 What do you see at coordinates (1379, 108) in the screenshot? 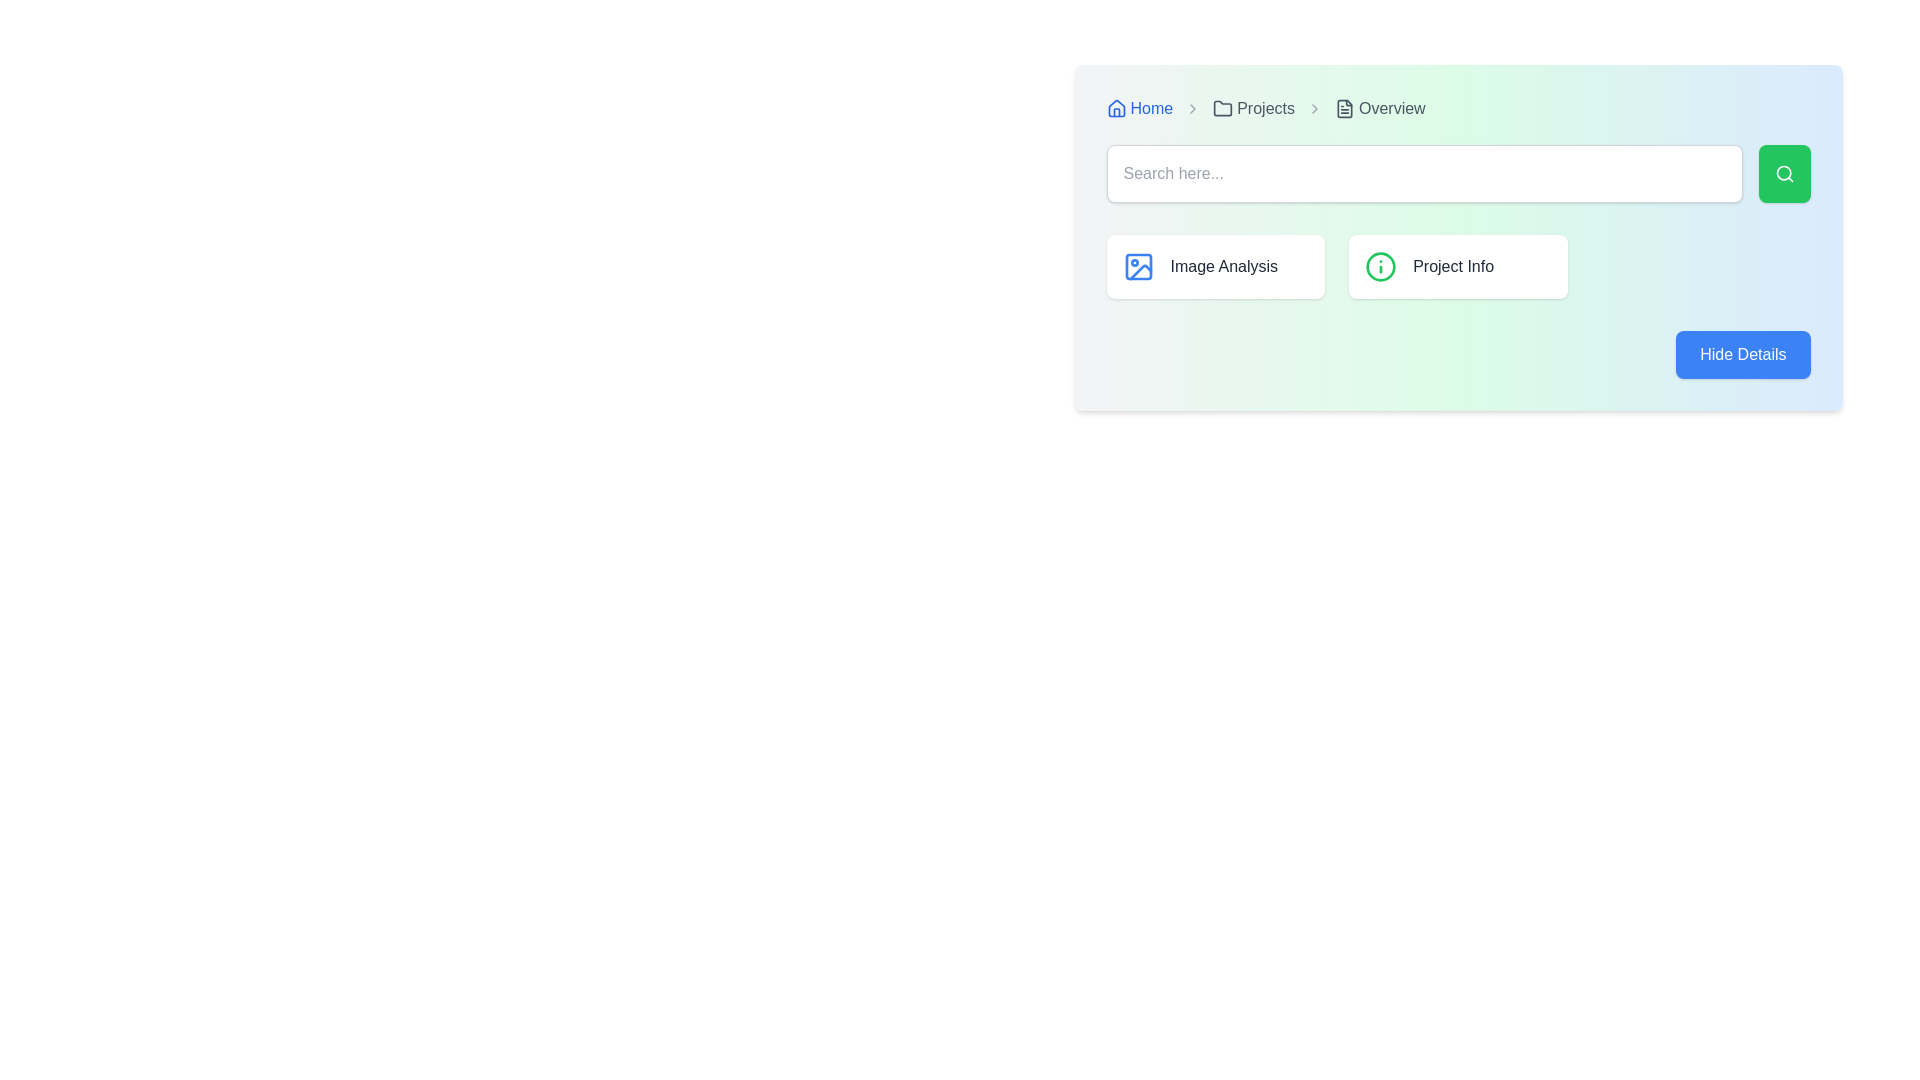
I see `the last item in the breadcrumb navigation trail, which indicates the current section of the application and is positioned on the top-right portion of the page` at bounding box center [1379, 108].